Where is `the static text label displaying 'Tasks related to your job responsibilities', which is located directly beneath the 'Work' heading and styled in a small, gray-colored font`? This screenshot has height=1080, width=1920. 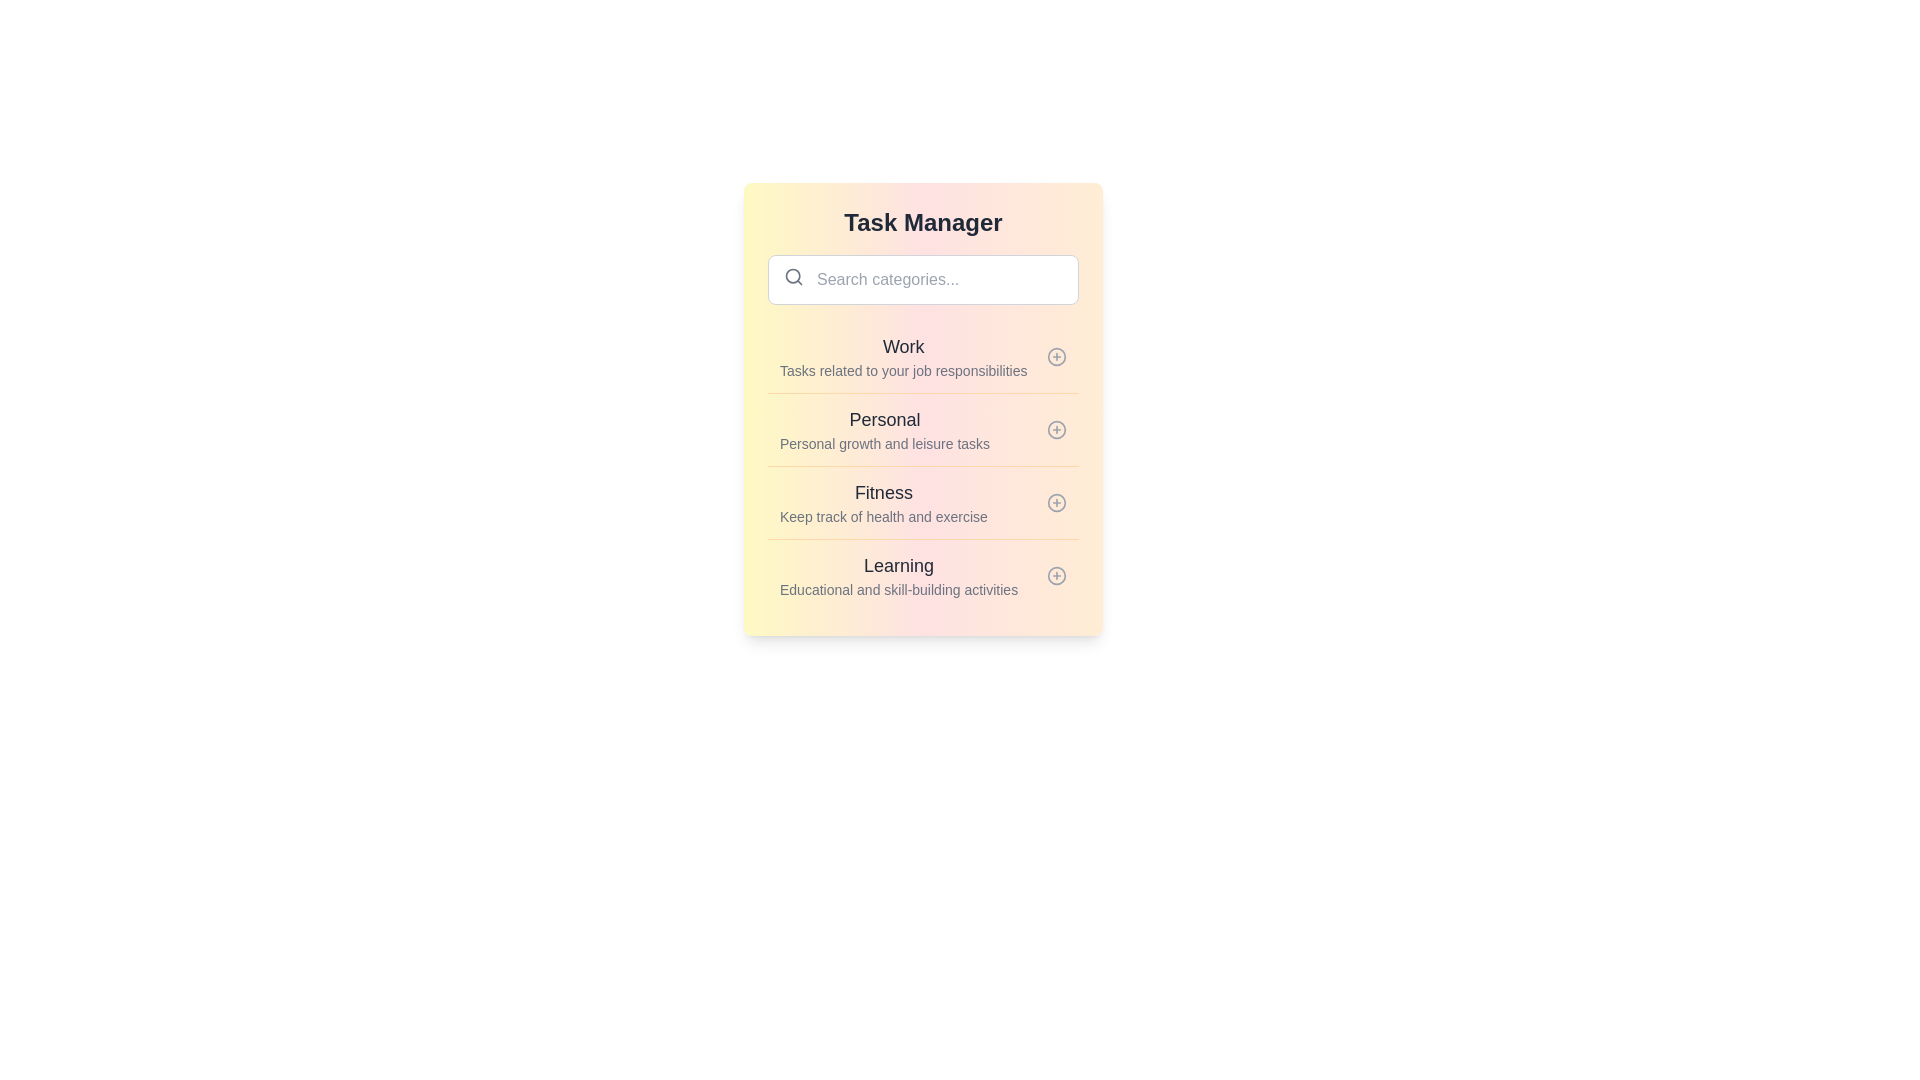
the static text label displaying 'Tasks related to your job responsibilities', which is located directly beneath the 'Work' heading and styled in a small, gray-colored font is located at coordinates (902, 370).